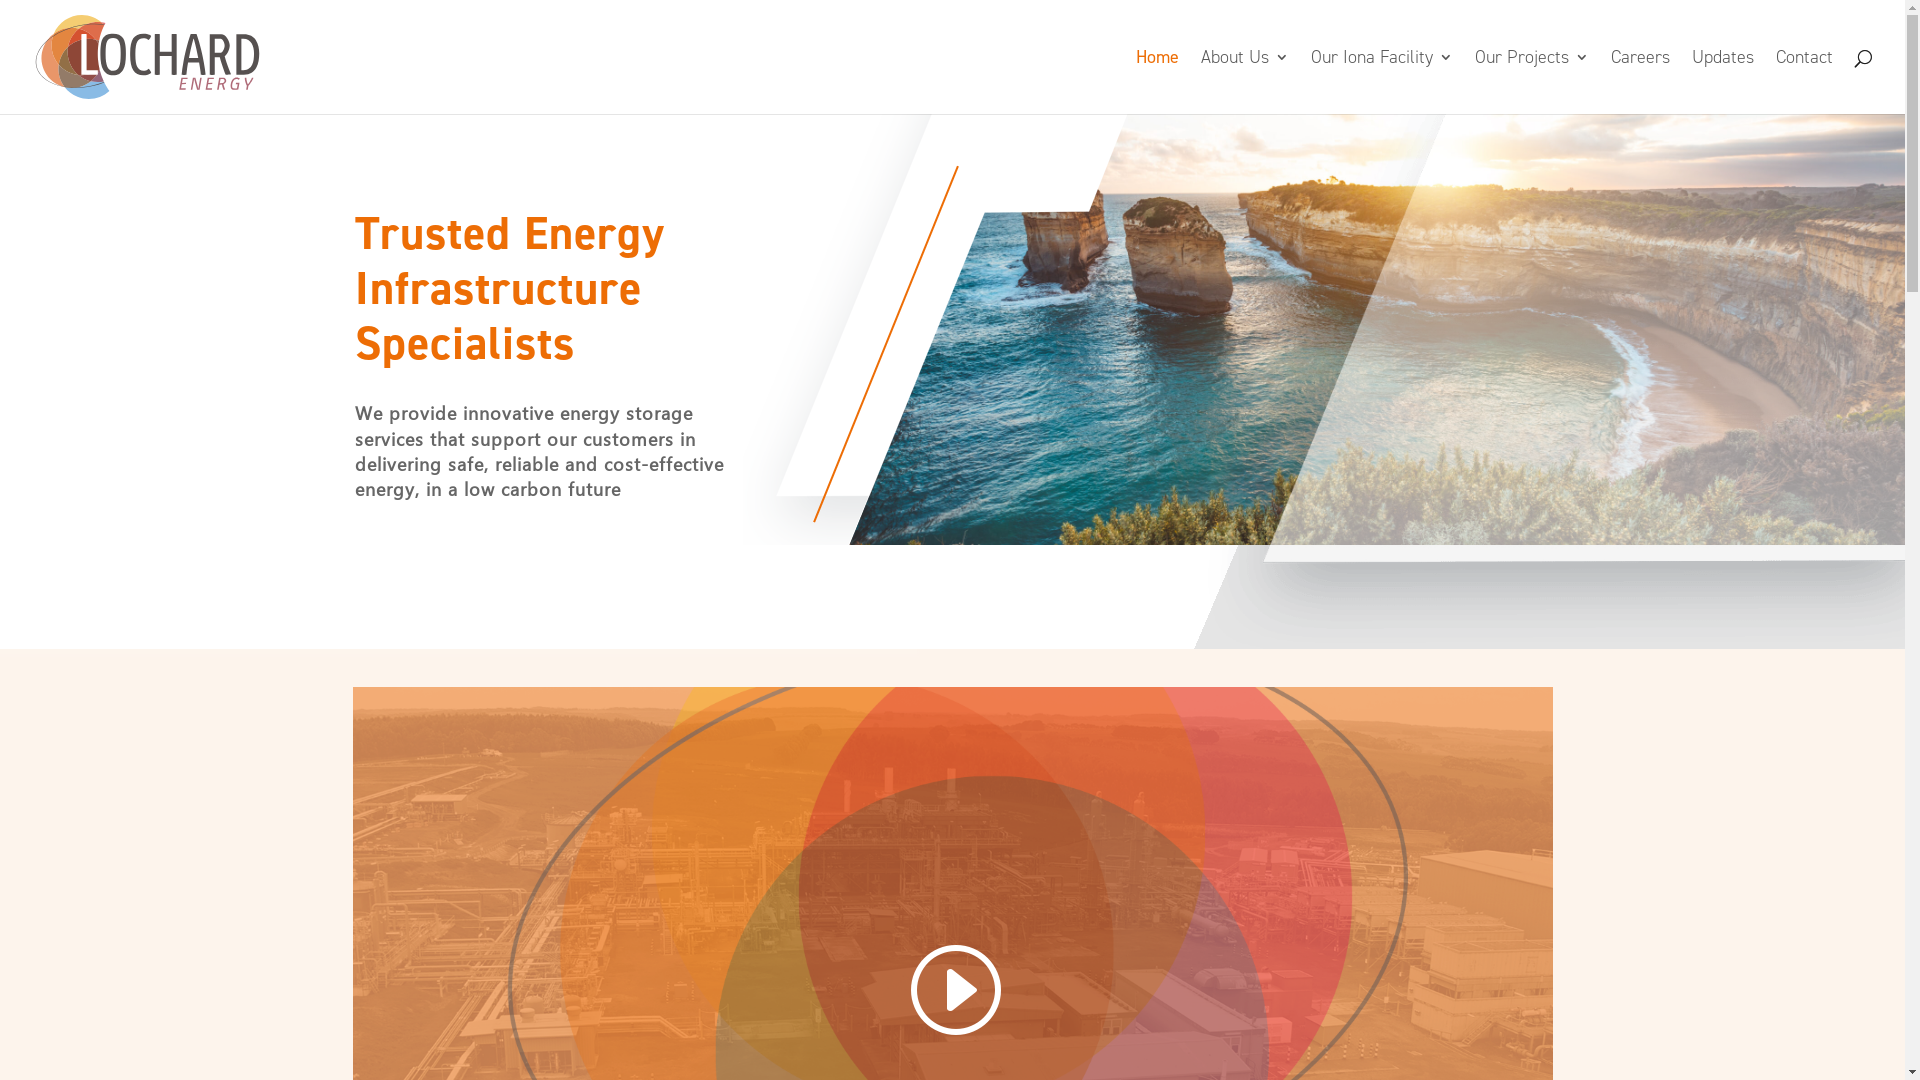 Image resolution: width=1920 pixels, height=1080 pixels. Describe the element at coordinates (741, 328) in the screenshot. I see `'shutterstock_1106592248'` at that location.